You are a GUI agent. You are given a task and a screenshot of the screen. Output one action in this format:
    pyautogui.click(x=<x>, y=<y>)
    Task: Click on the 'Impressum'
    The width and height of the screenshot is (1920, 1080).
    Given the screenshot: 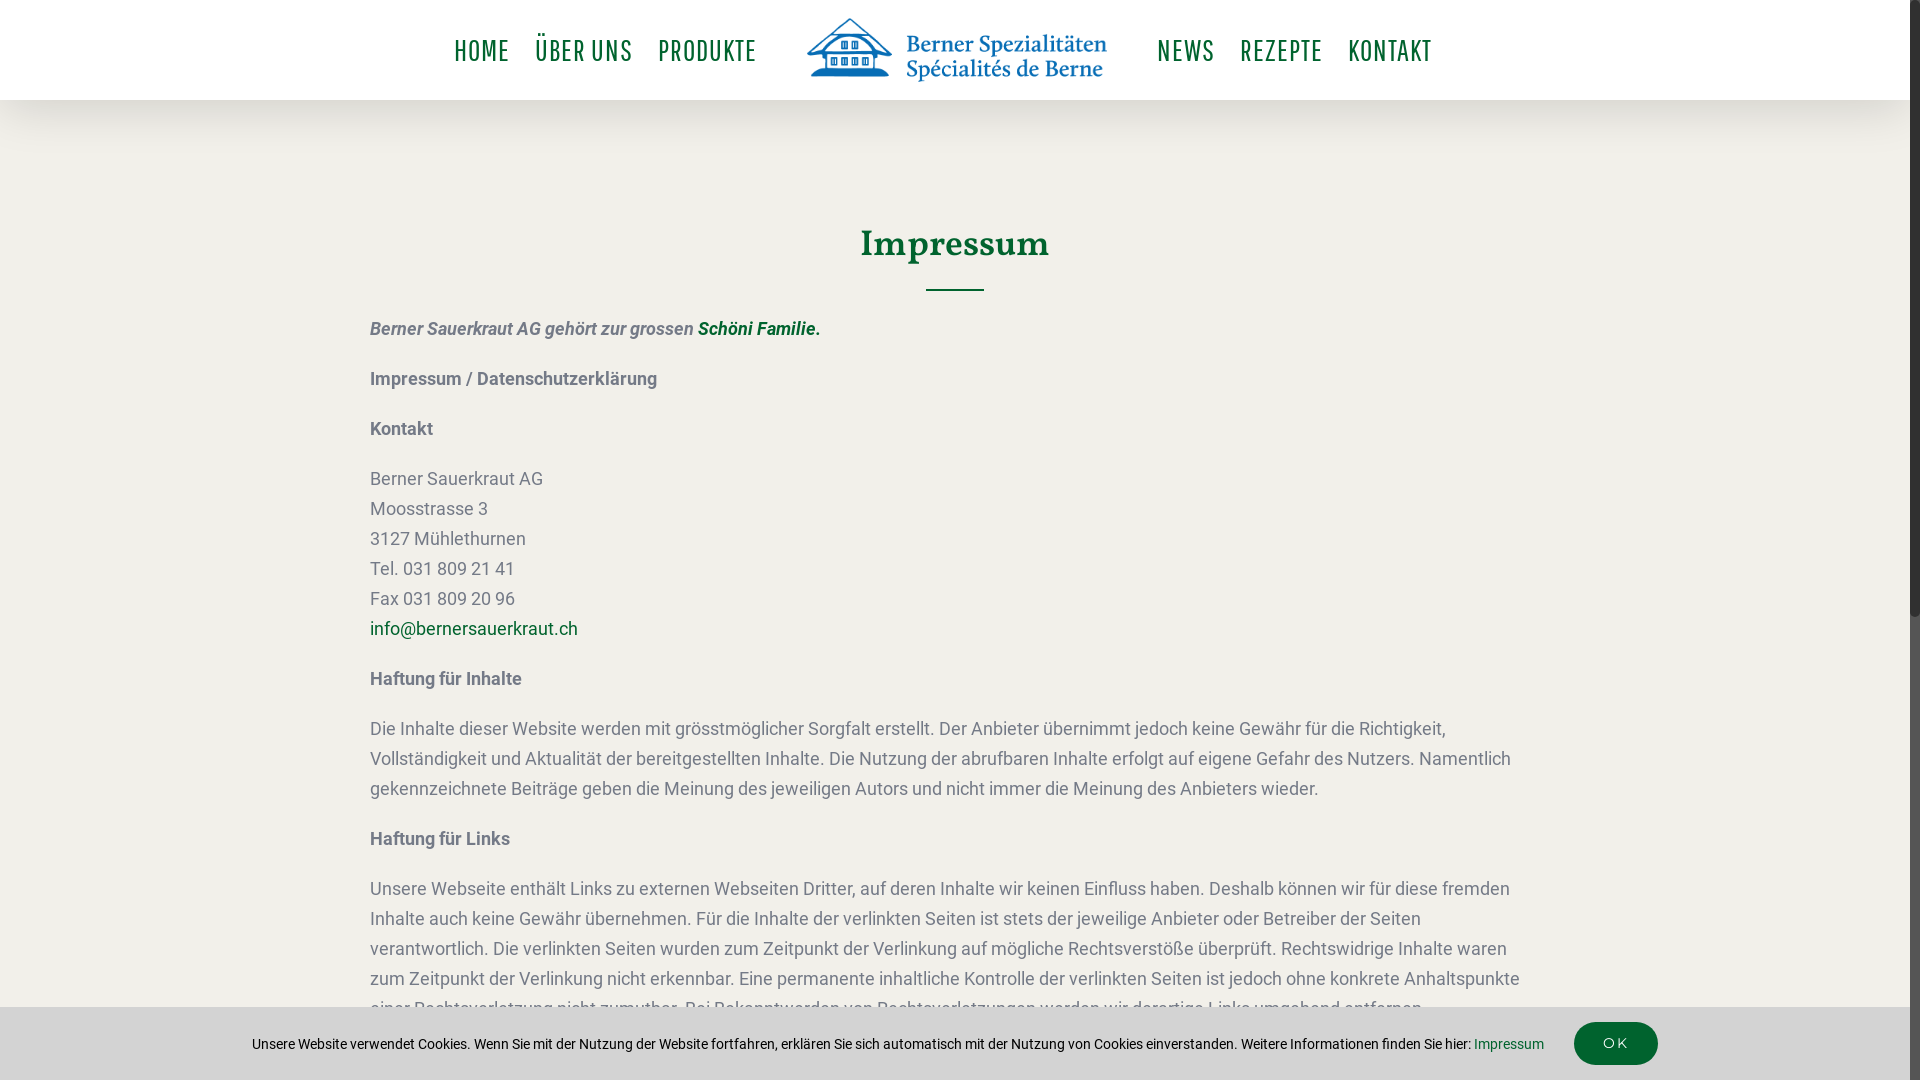 What is the action you would take?
    pyautogui.click(x=1508, y=1043)
    